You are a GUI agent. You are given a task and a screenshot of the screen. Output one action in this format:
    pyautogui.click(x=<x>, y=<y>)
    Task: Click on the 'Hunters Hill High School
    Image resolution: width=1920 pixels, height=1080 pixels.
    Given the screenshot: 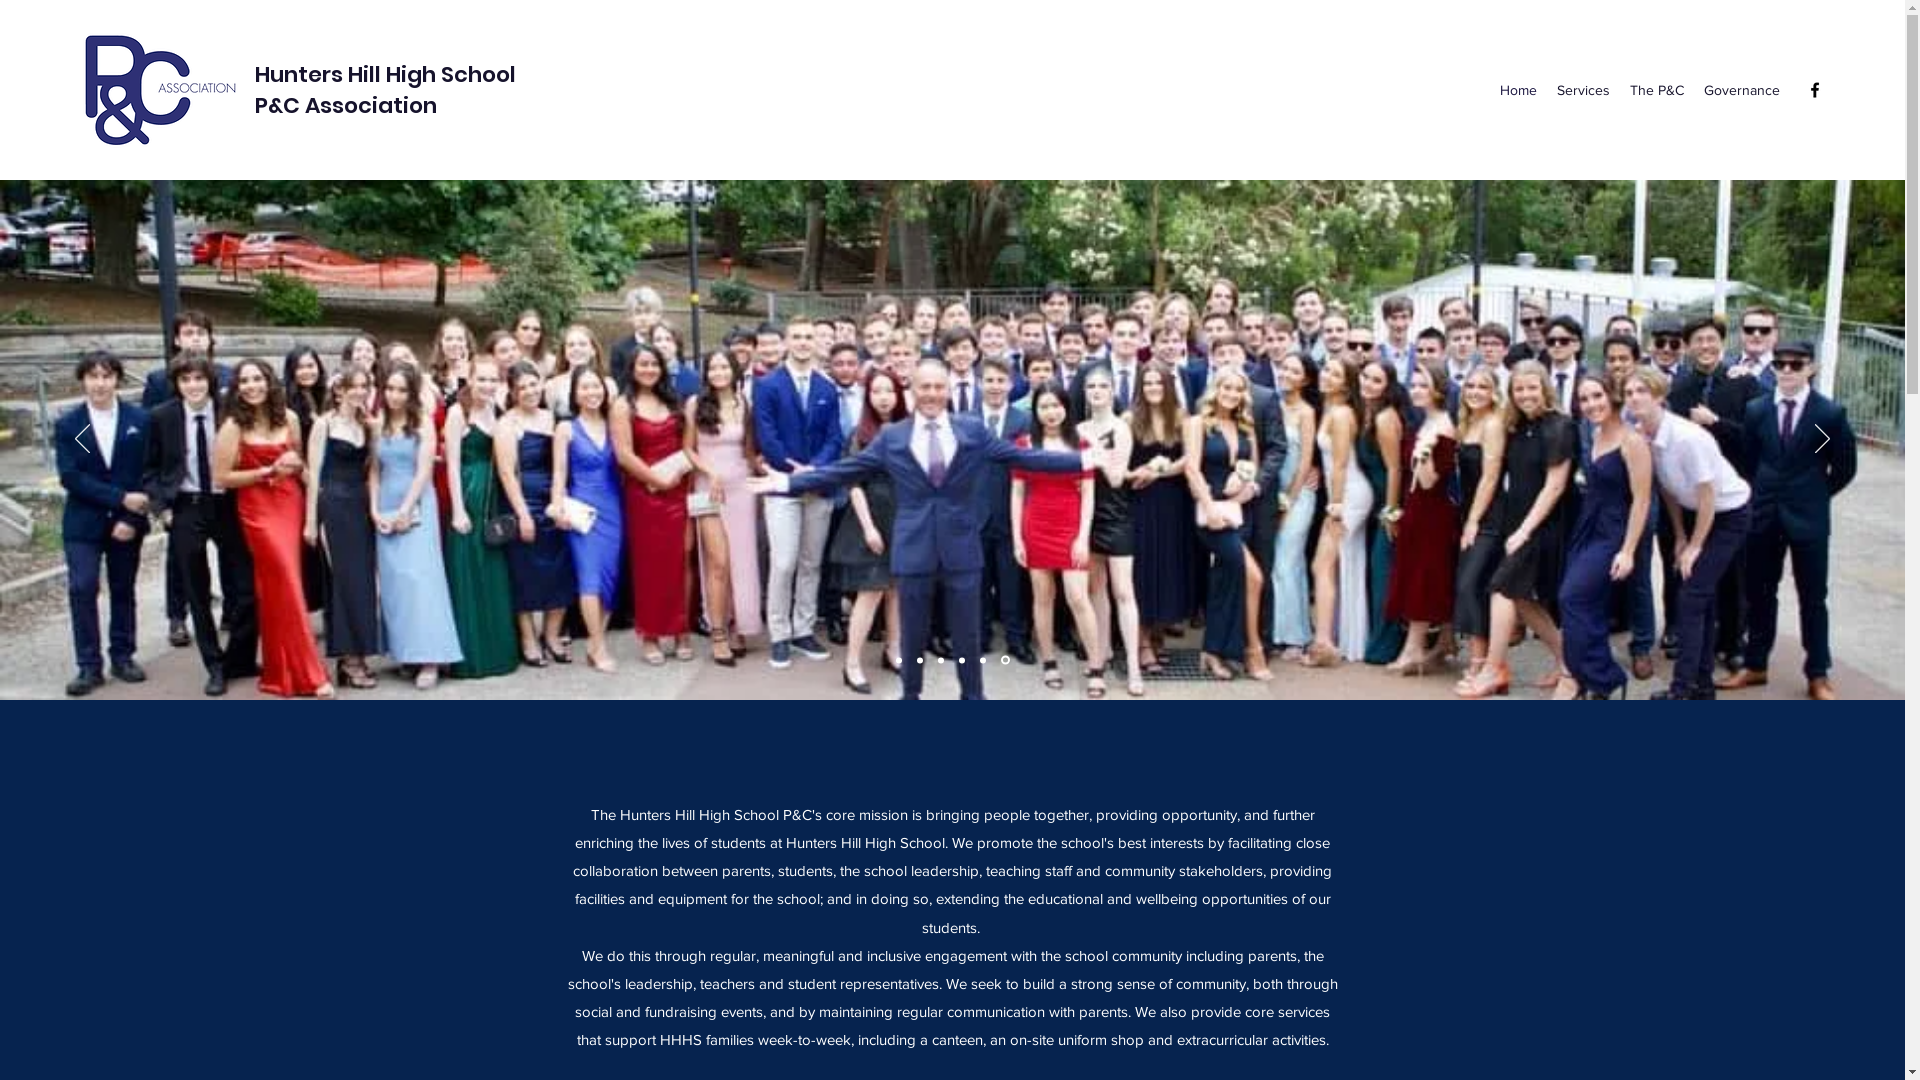 What is the action you would take?
    pyautogui.click(x=385, y=88)
    